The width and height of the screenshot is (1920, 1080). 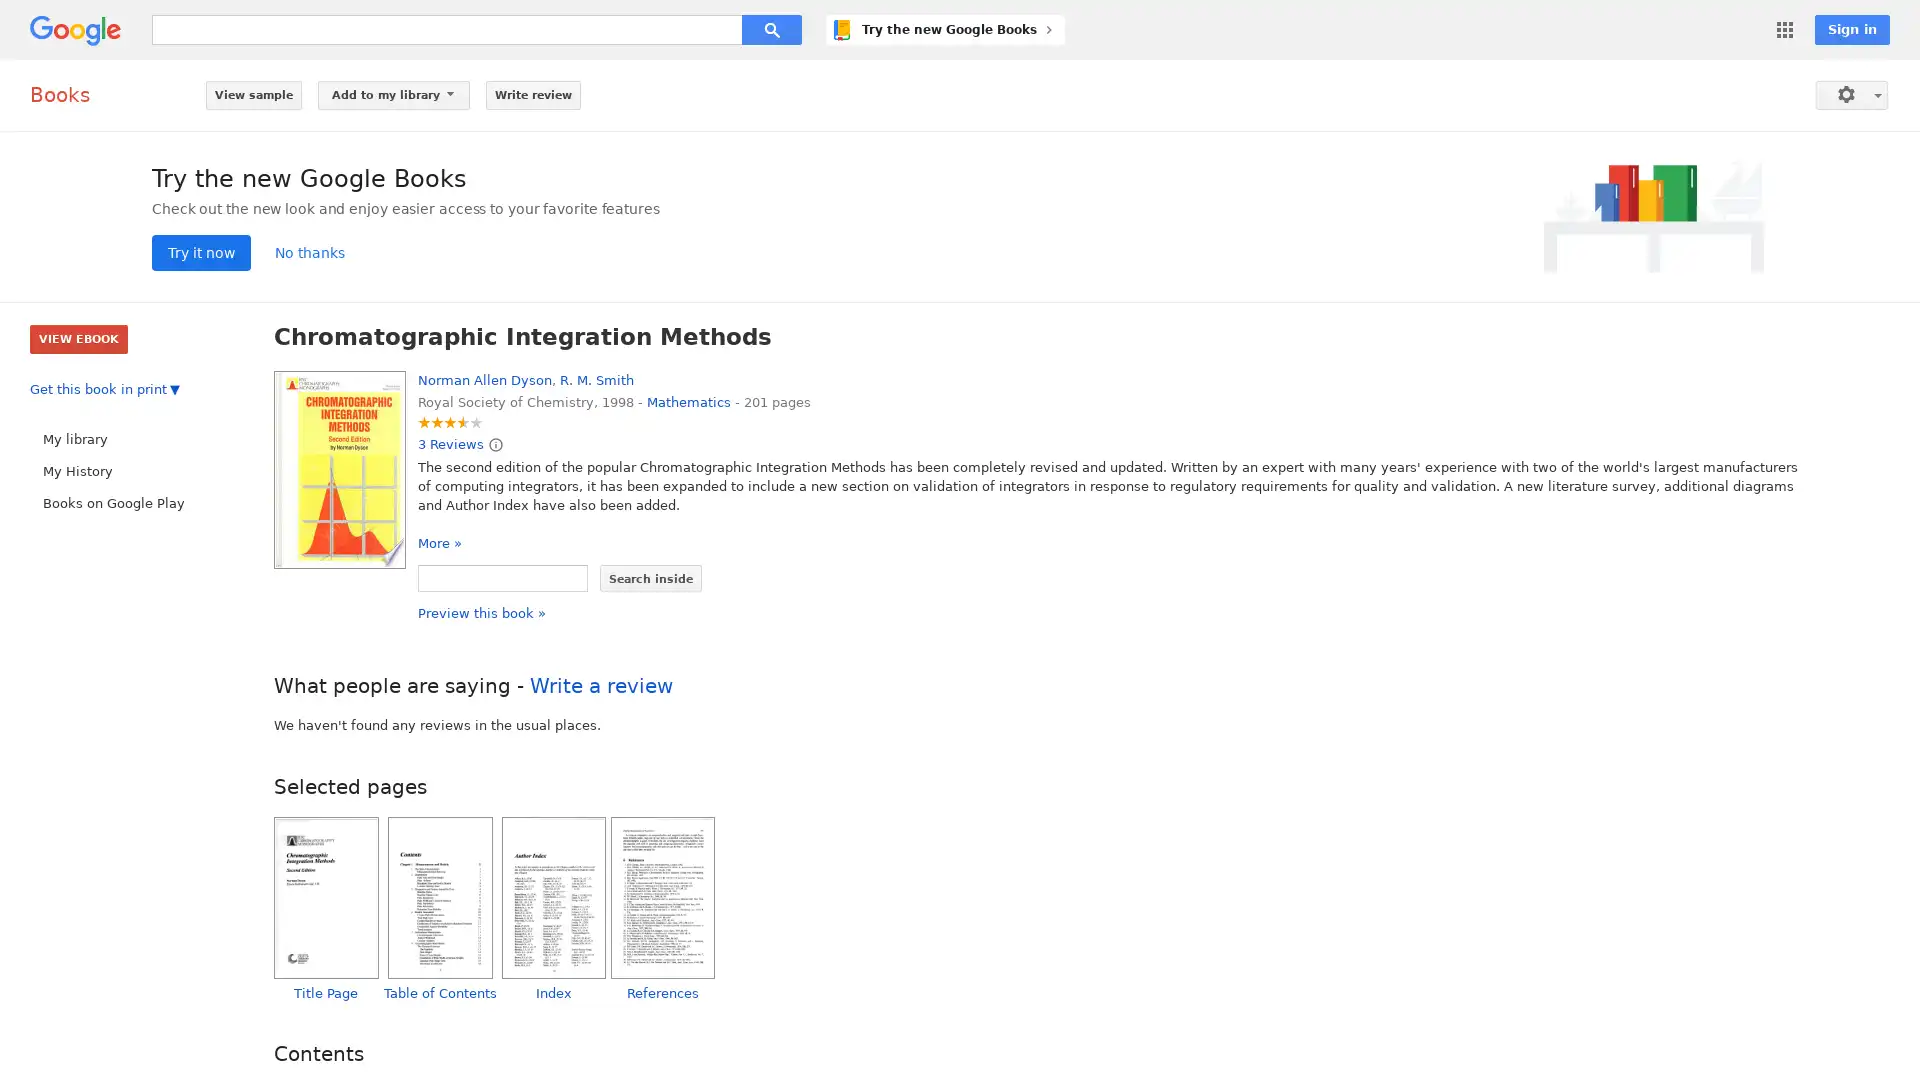 I want to click on View sample, so click(x=253, y=95).